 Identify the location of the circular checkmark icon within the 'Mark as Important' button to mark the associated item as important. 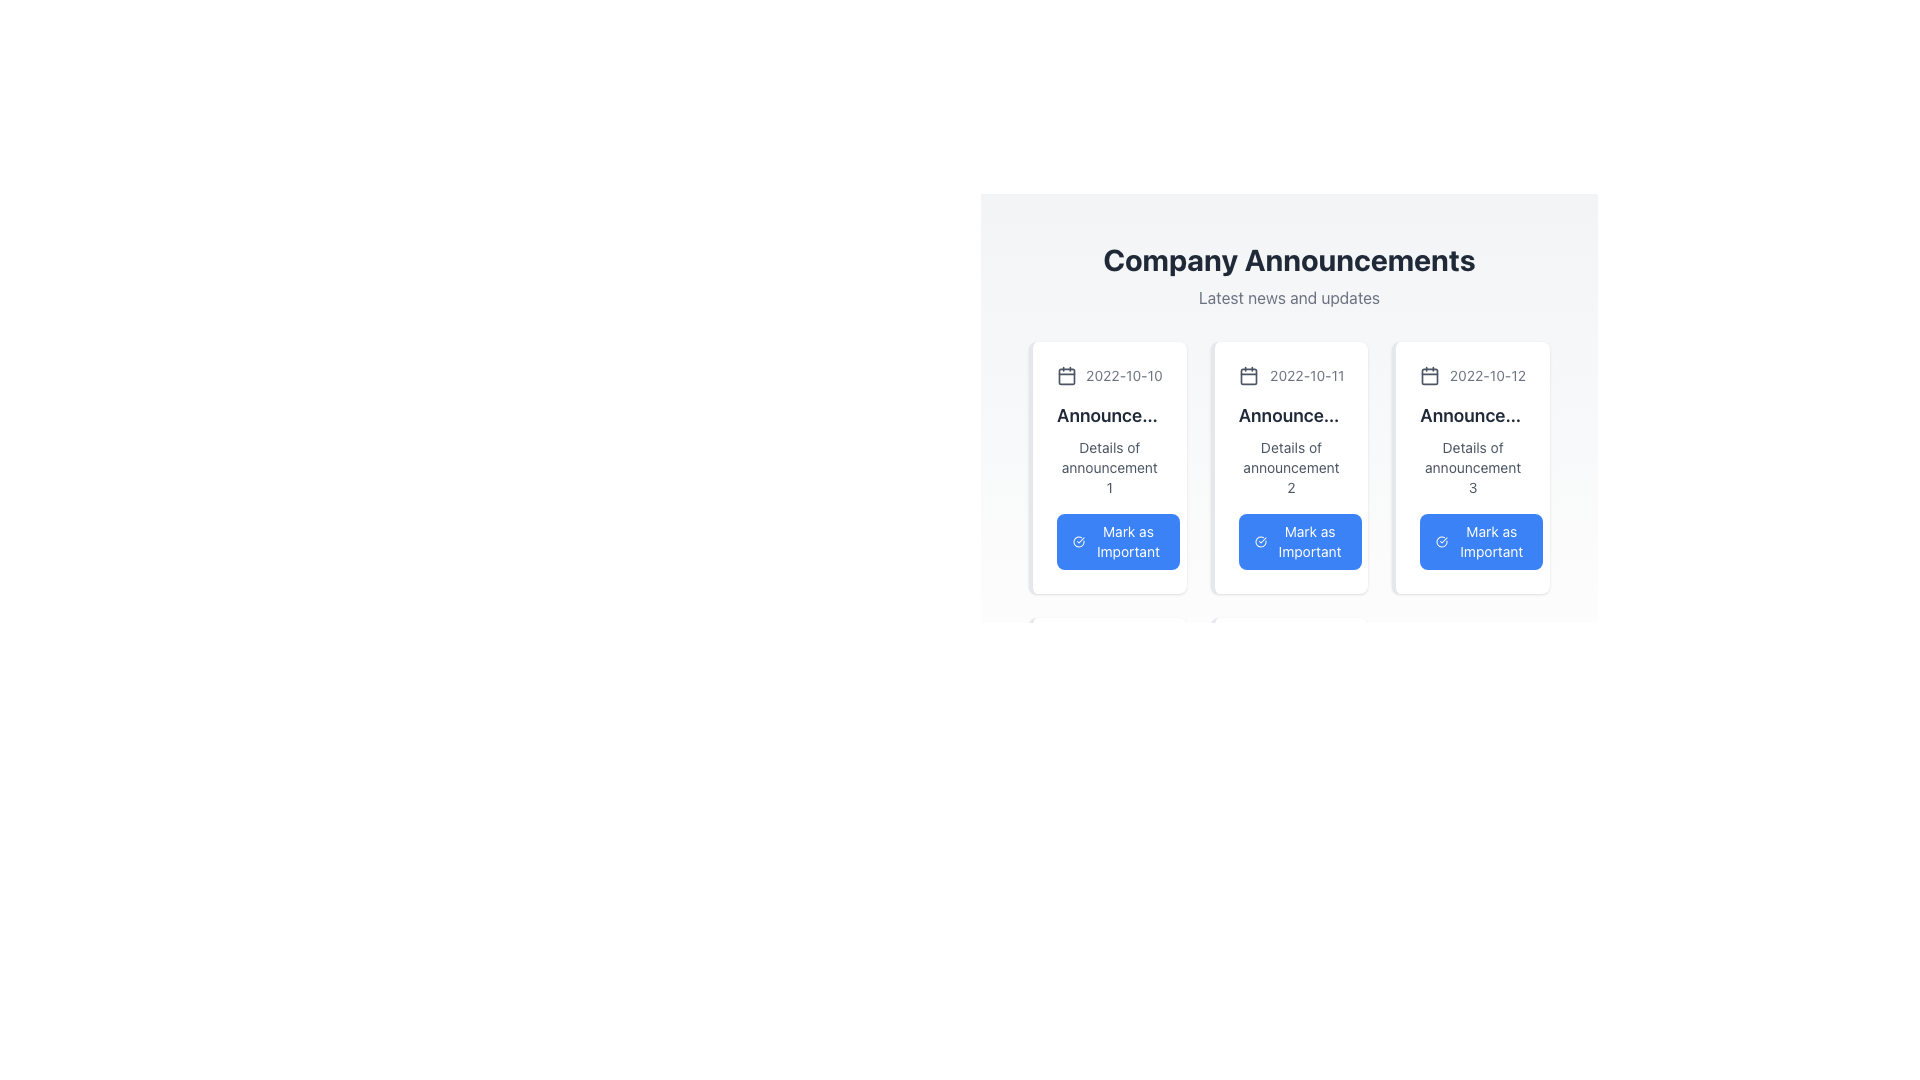
(1259, 542).